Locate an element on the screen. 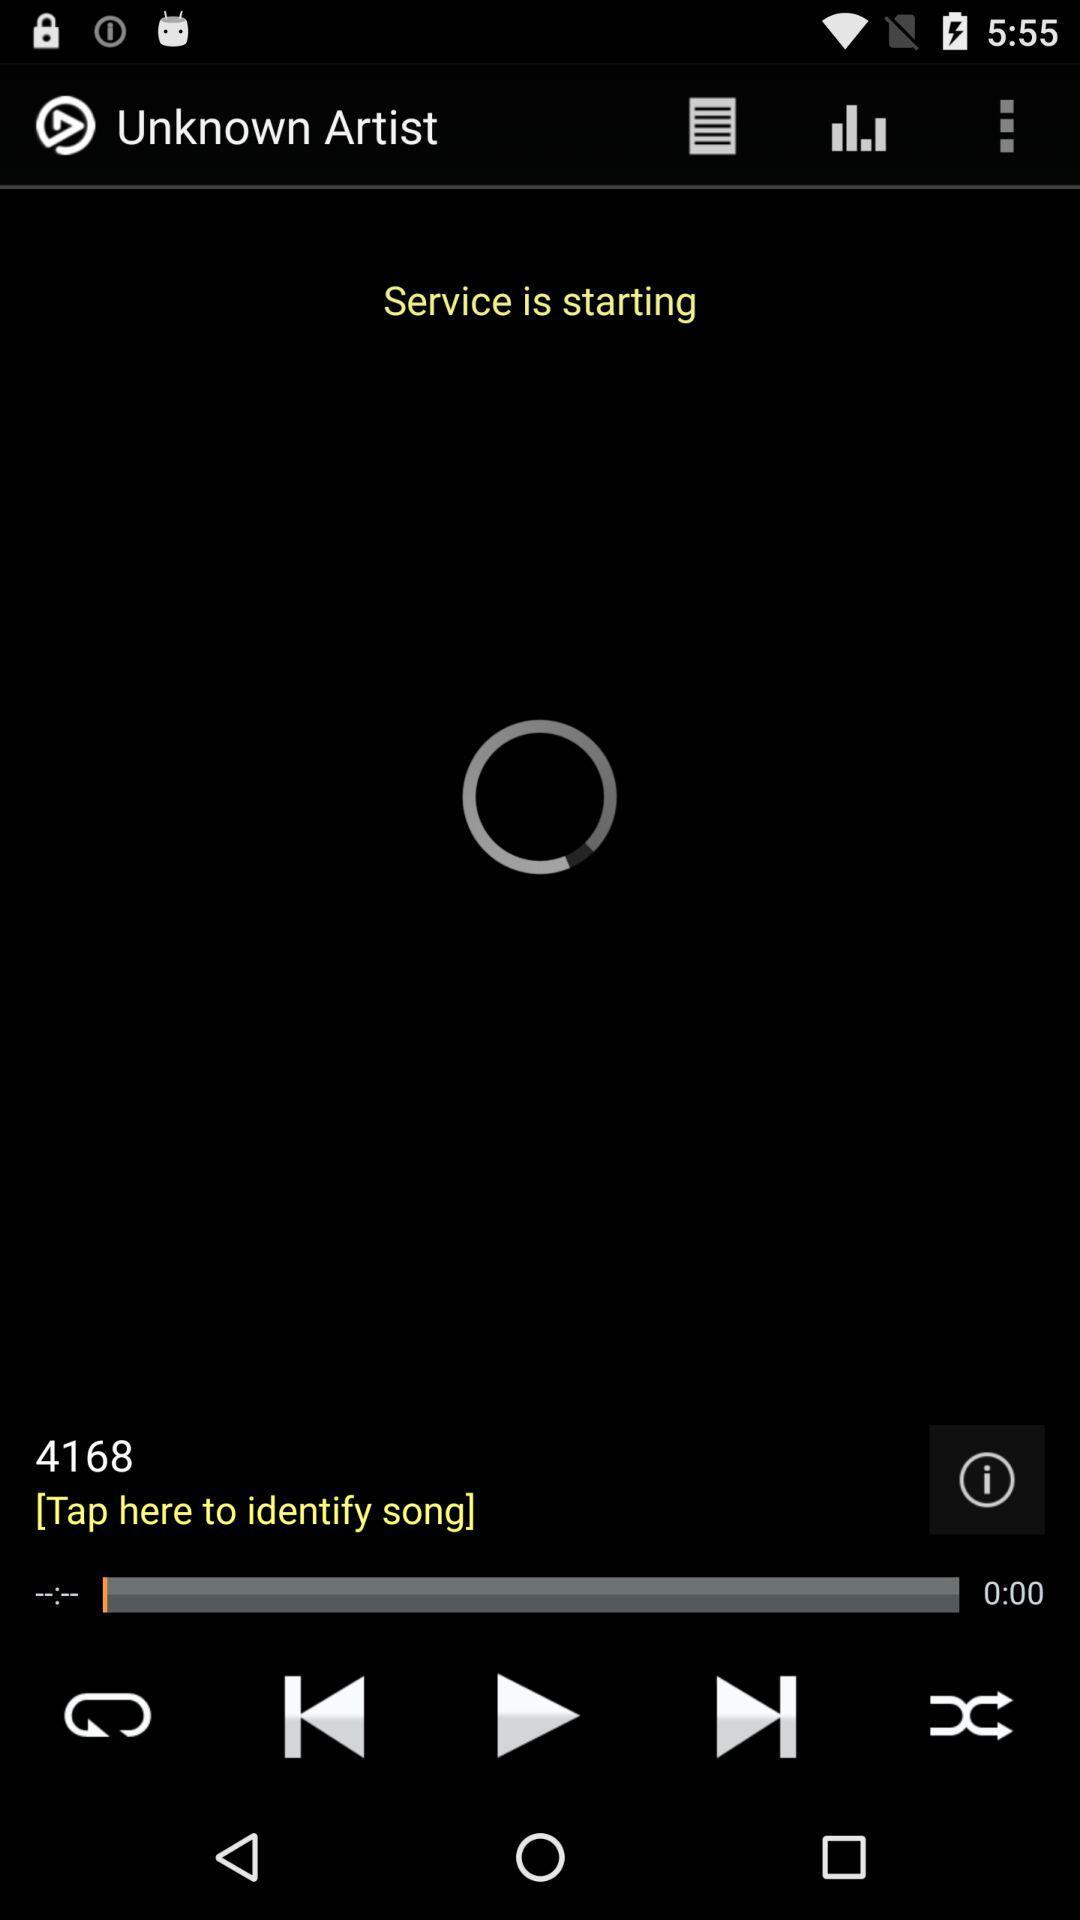  item below the tap here to icon is located at coordinates (530, 1593).